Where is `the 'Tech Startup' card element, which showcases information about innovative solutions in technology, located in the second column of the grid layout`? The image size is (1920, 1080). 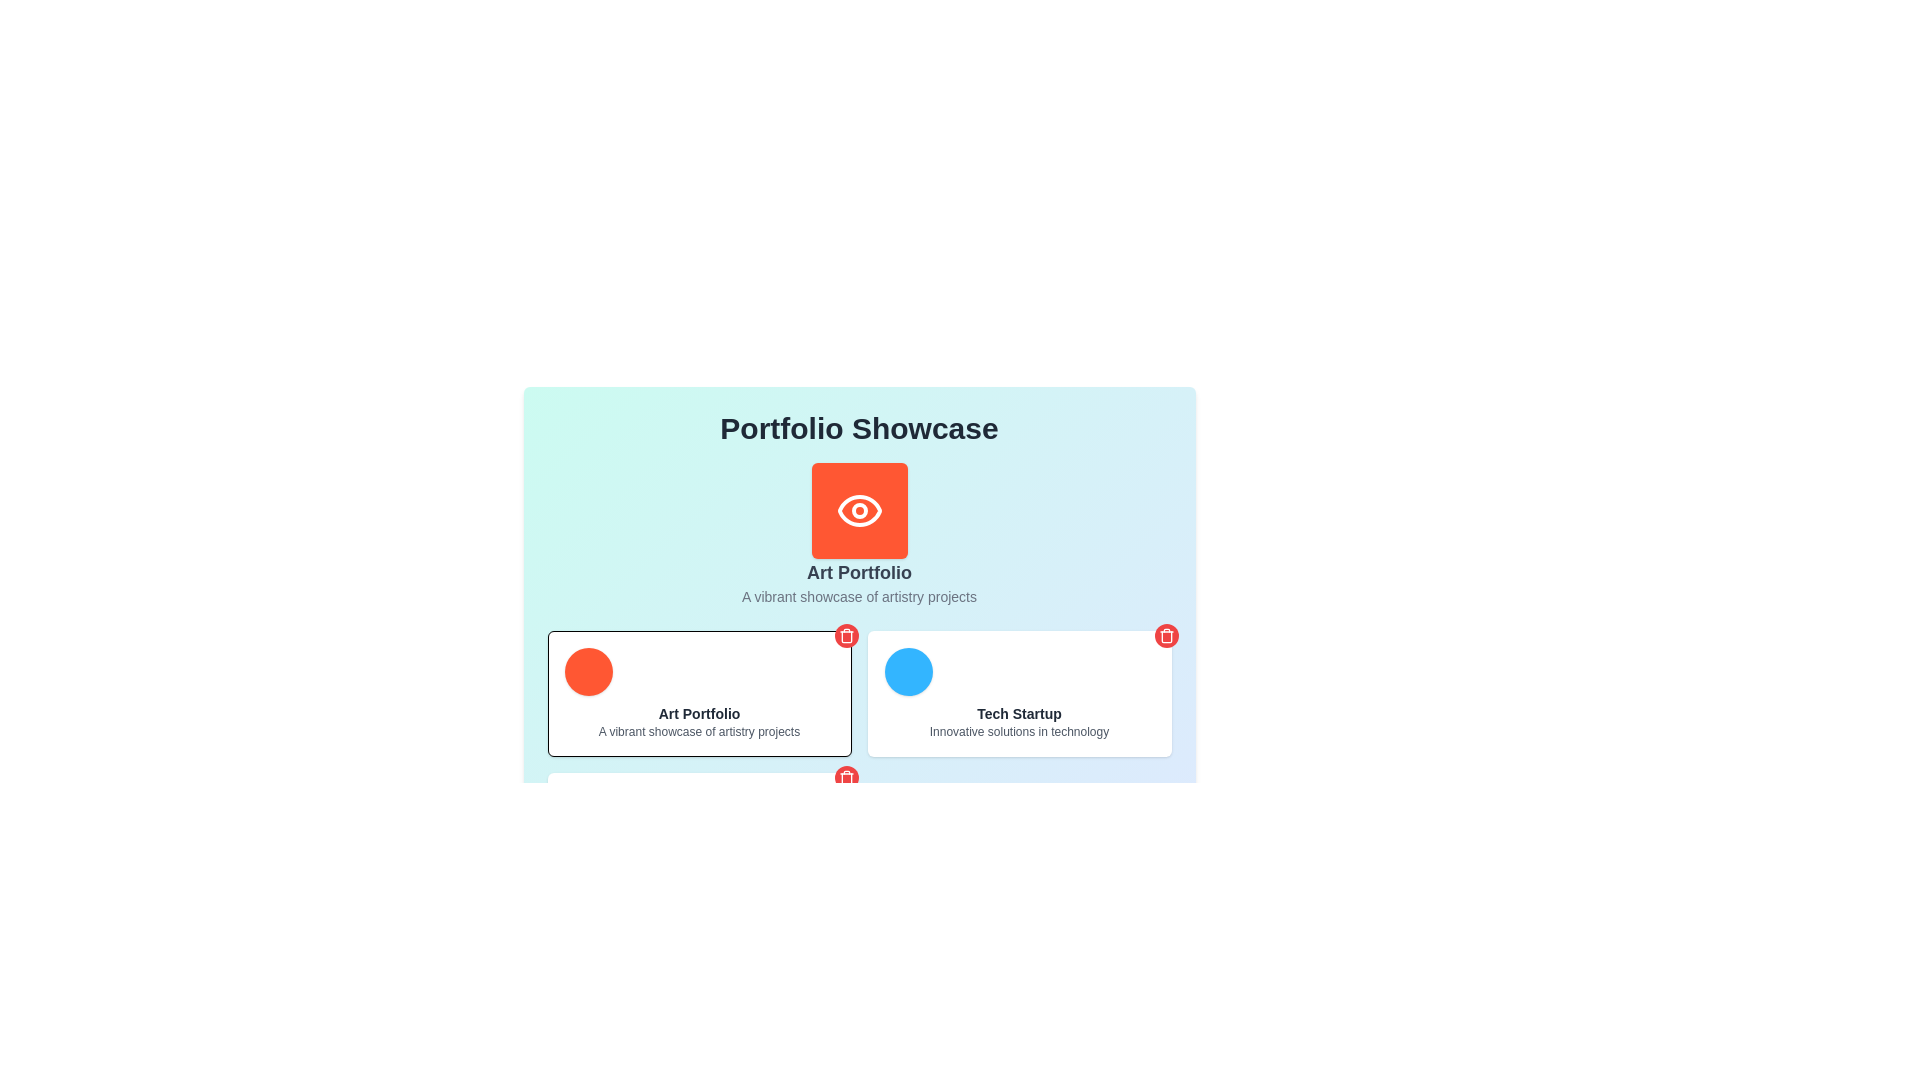
the 'Tech Startup' card element, which showcases information about innovative solutions in technology, located in the second column of the grid layout is located at coordinates (1019, 693).